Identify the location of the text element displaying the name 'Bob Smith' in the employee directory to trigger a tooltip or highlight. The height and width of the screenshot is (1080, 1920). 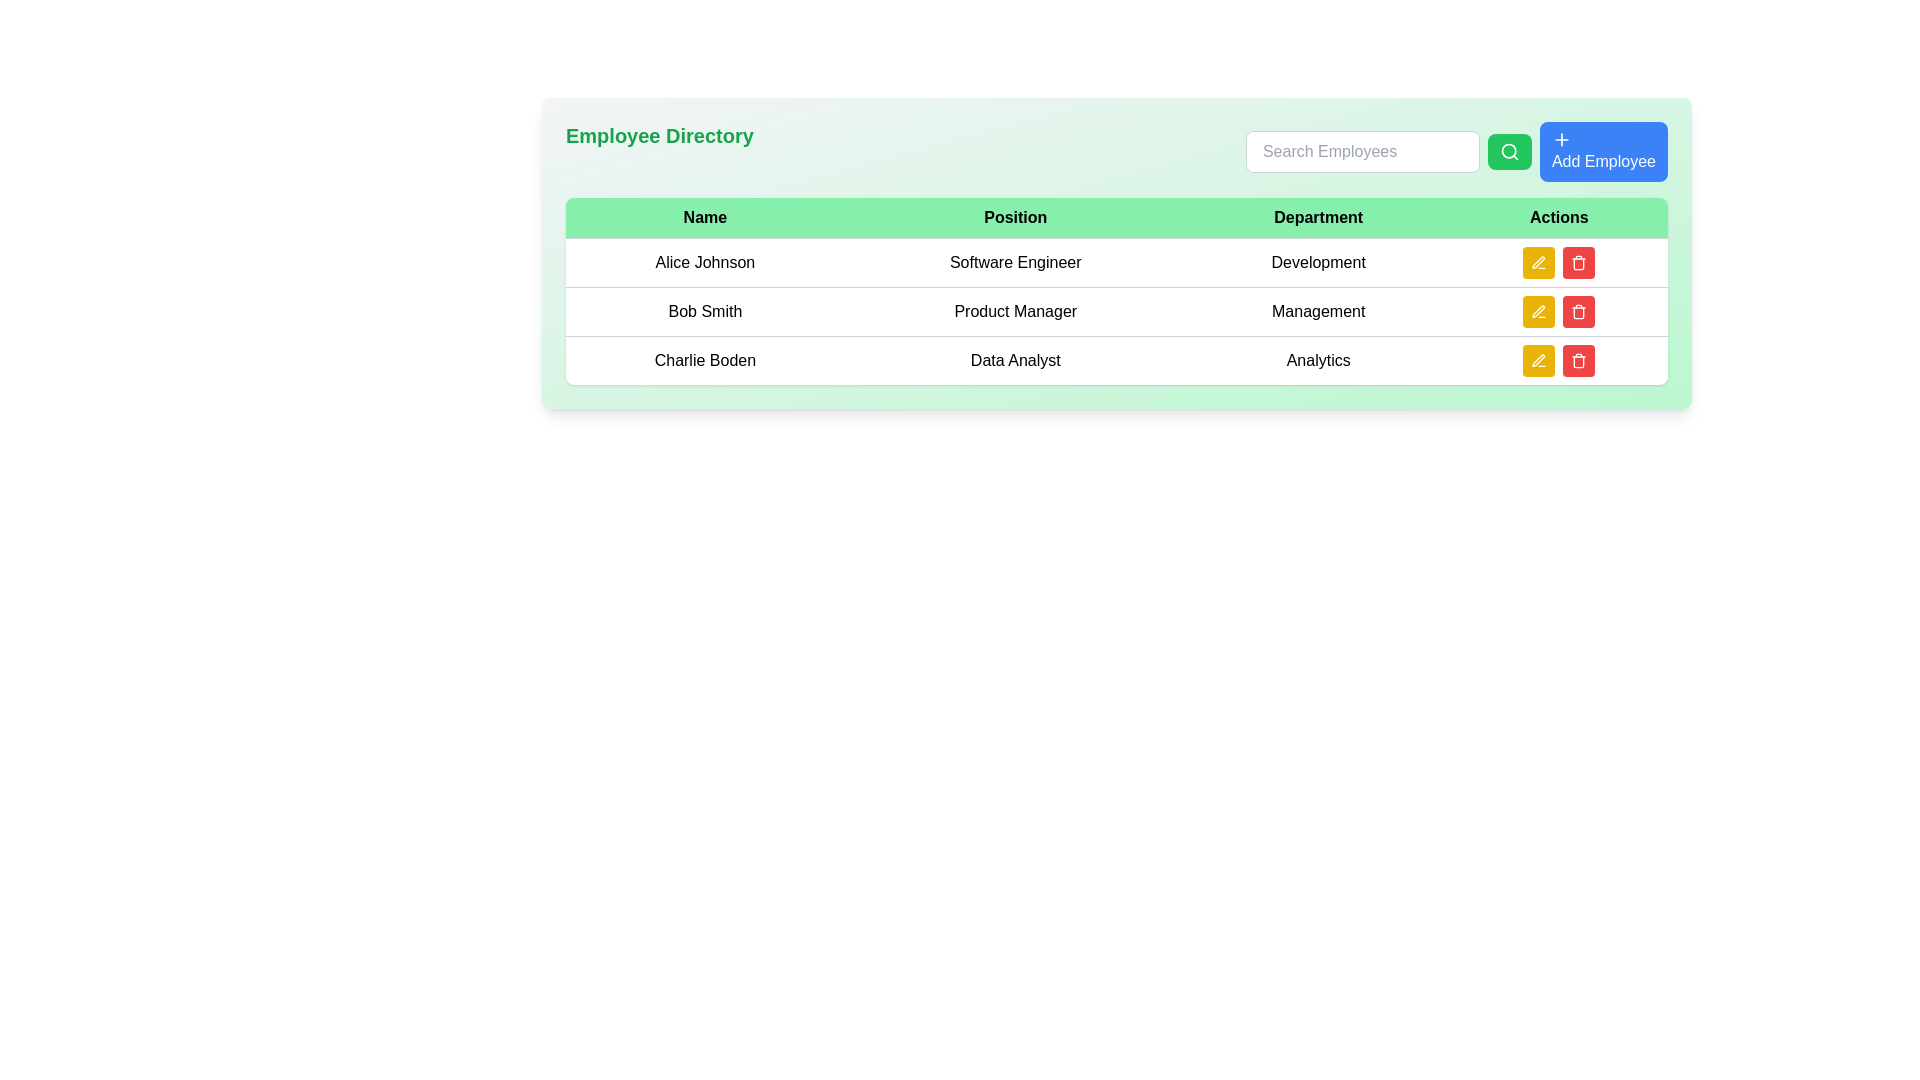
(705, 312).